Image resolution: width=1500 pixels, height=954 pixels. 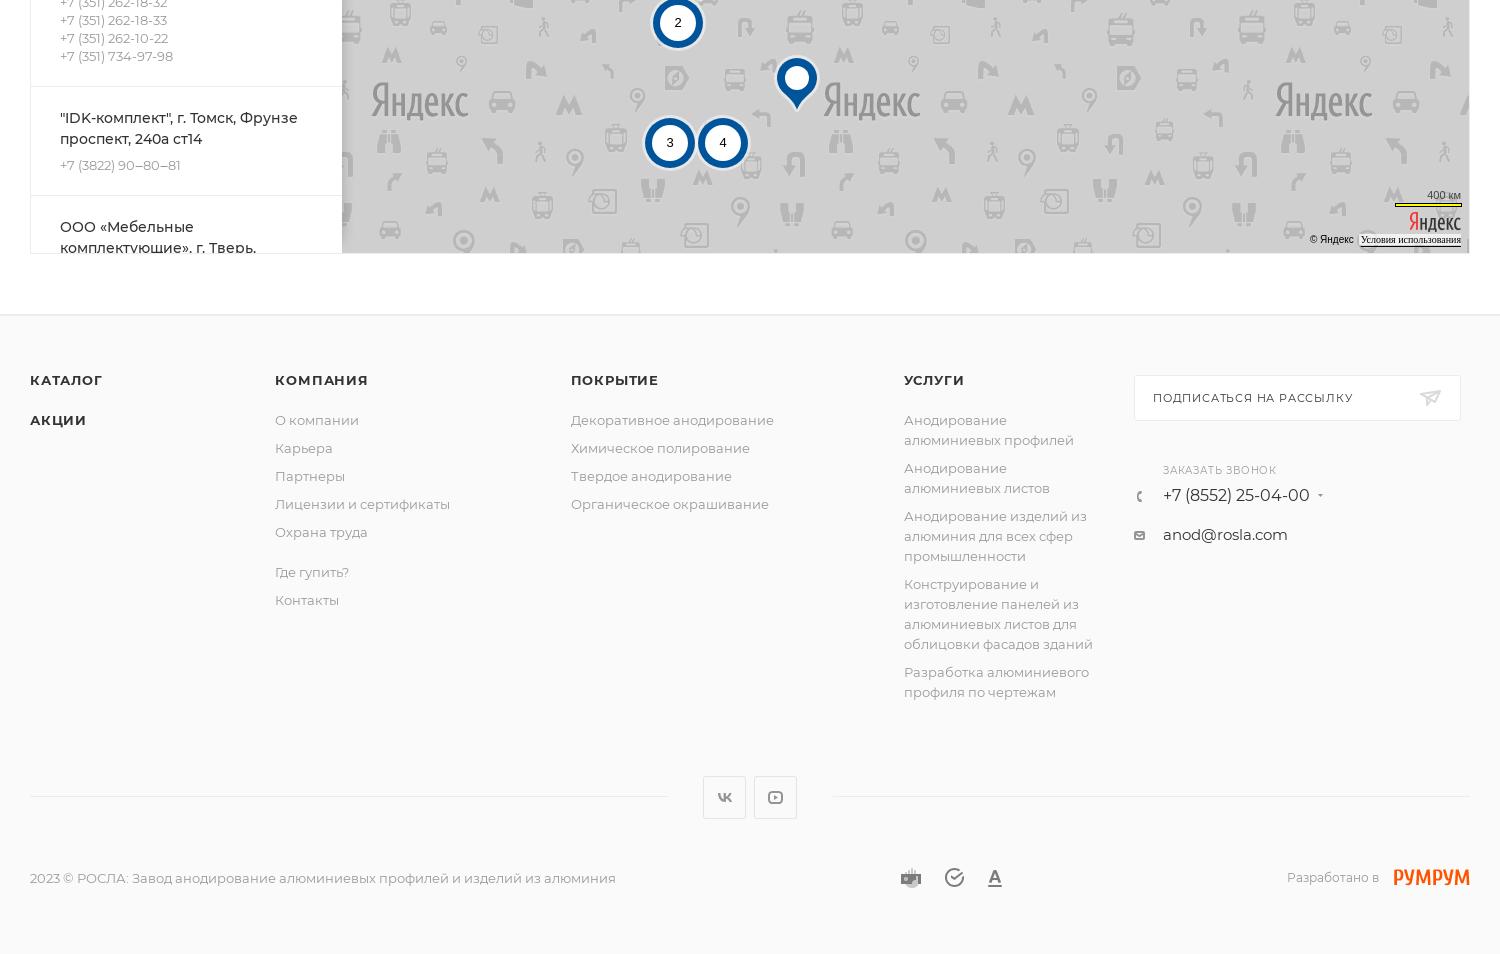 What do you see at coordinates (60, 126) in the screenshot?
I see `'"IDK-комплект", г. Томск, Фрунзе проспект, 240а ст14'` at bounding box center [60, 126].